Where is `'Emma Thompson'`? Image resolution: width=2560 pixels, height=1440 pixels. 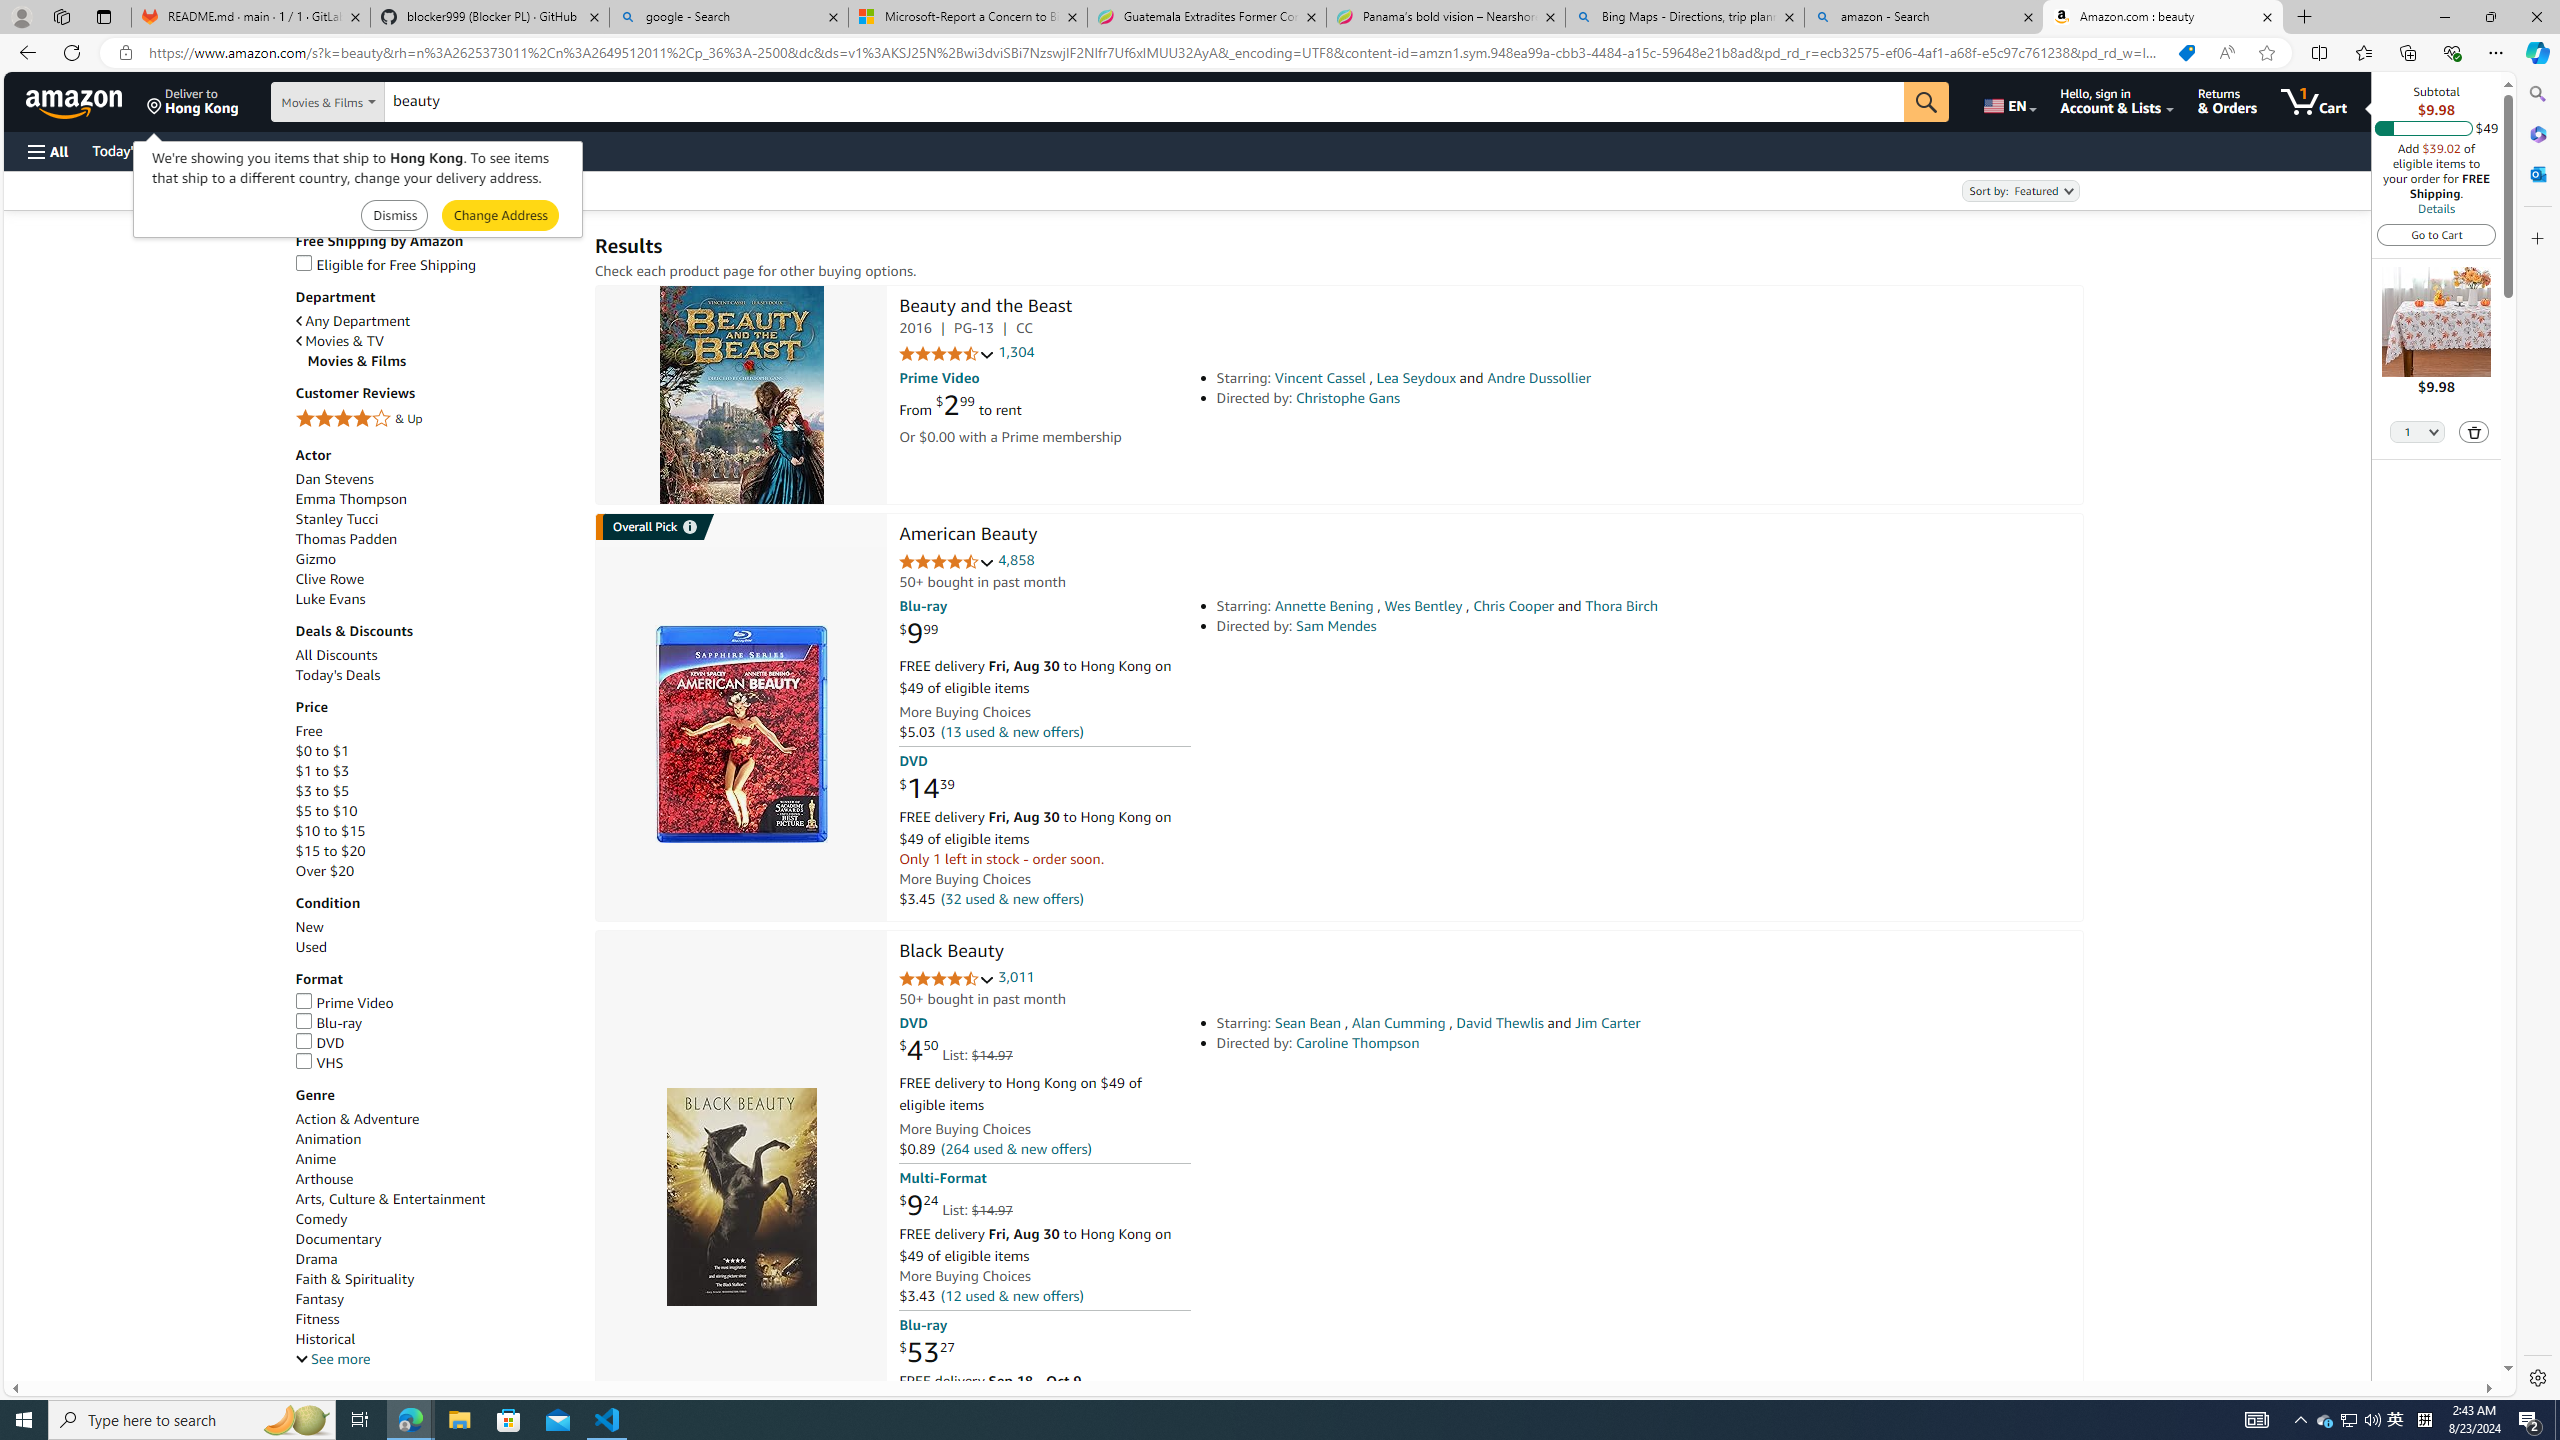
'Emma Thompson' is located at coordinates (435, 498).